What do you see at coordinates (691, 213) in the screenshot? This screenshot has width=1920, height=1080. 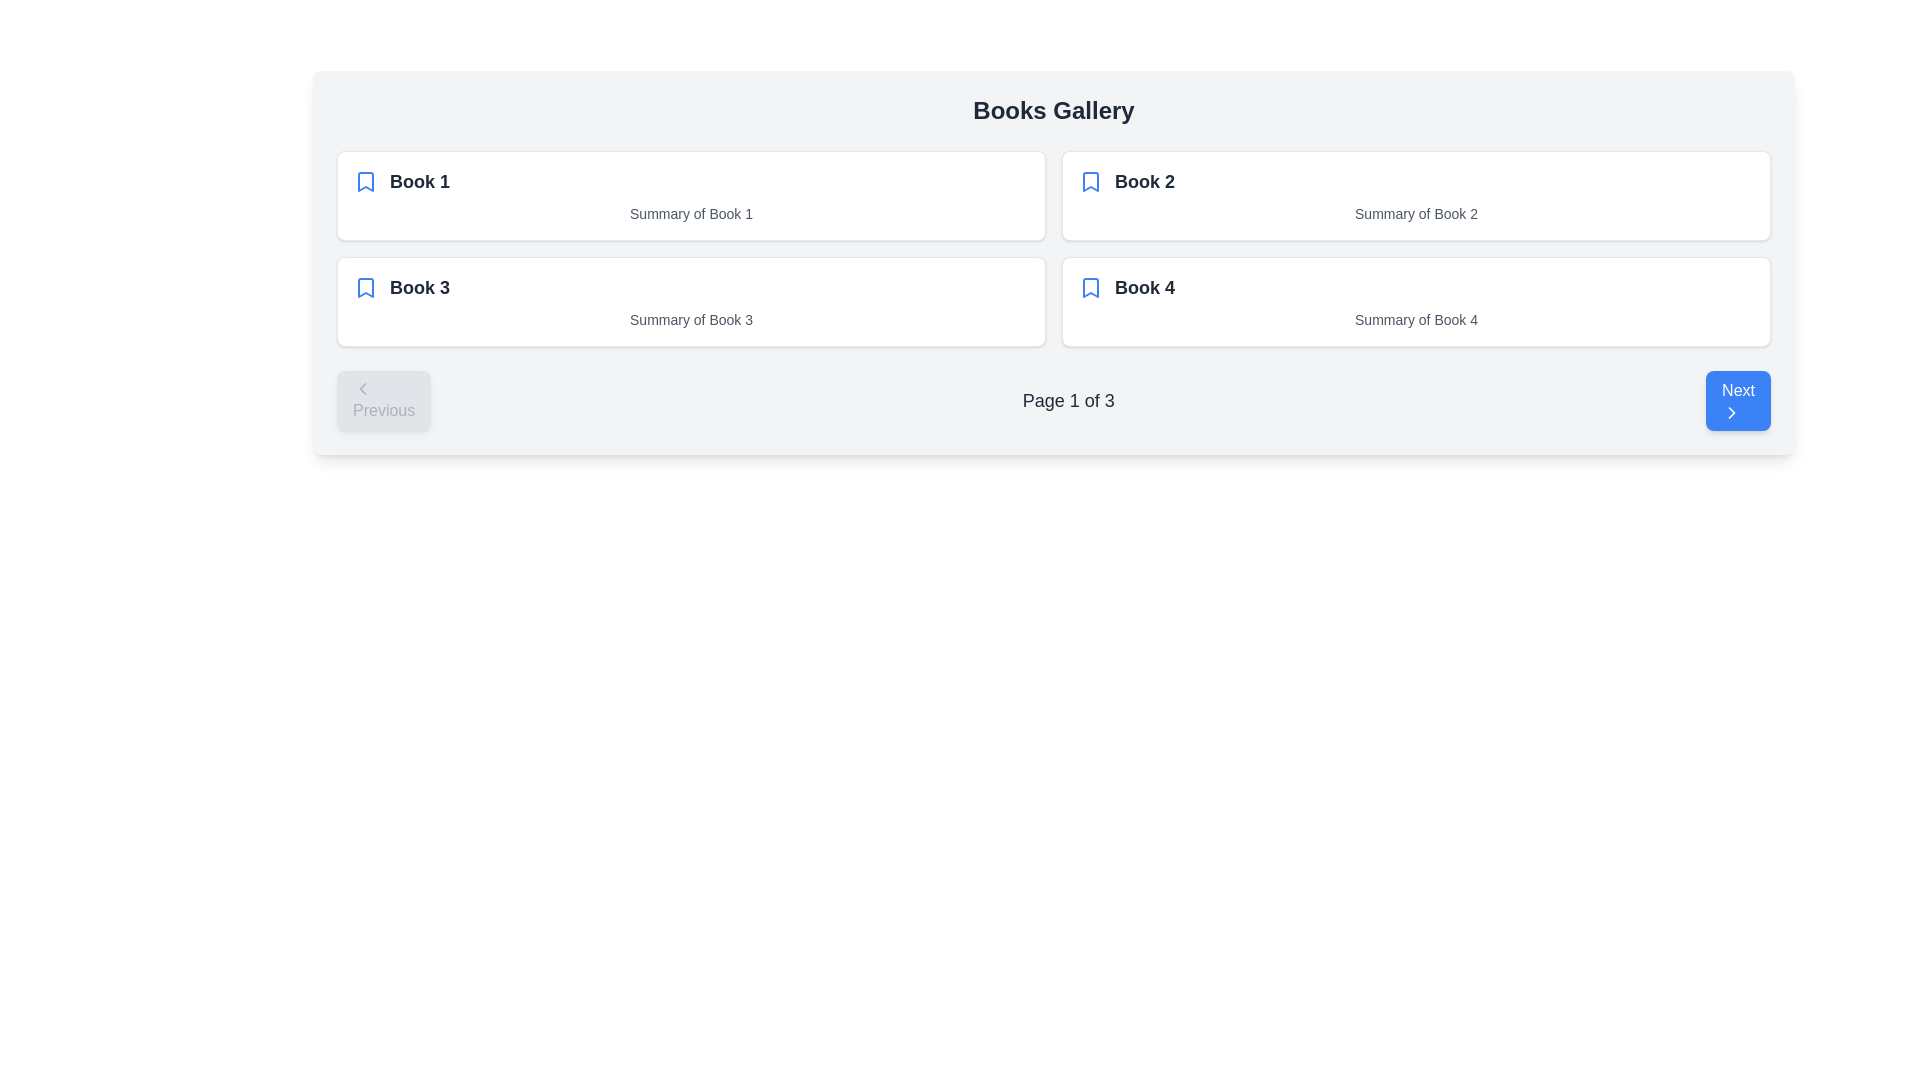 I see `the static text label providing a summary for 'Book 1', which is located beneath the bold title 'Book 1'` at bounding box center [691, 213].